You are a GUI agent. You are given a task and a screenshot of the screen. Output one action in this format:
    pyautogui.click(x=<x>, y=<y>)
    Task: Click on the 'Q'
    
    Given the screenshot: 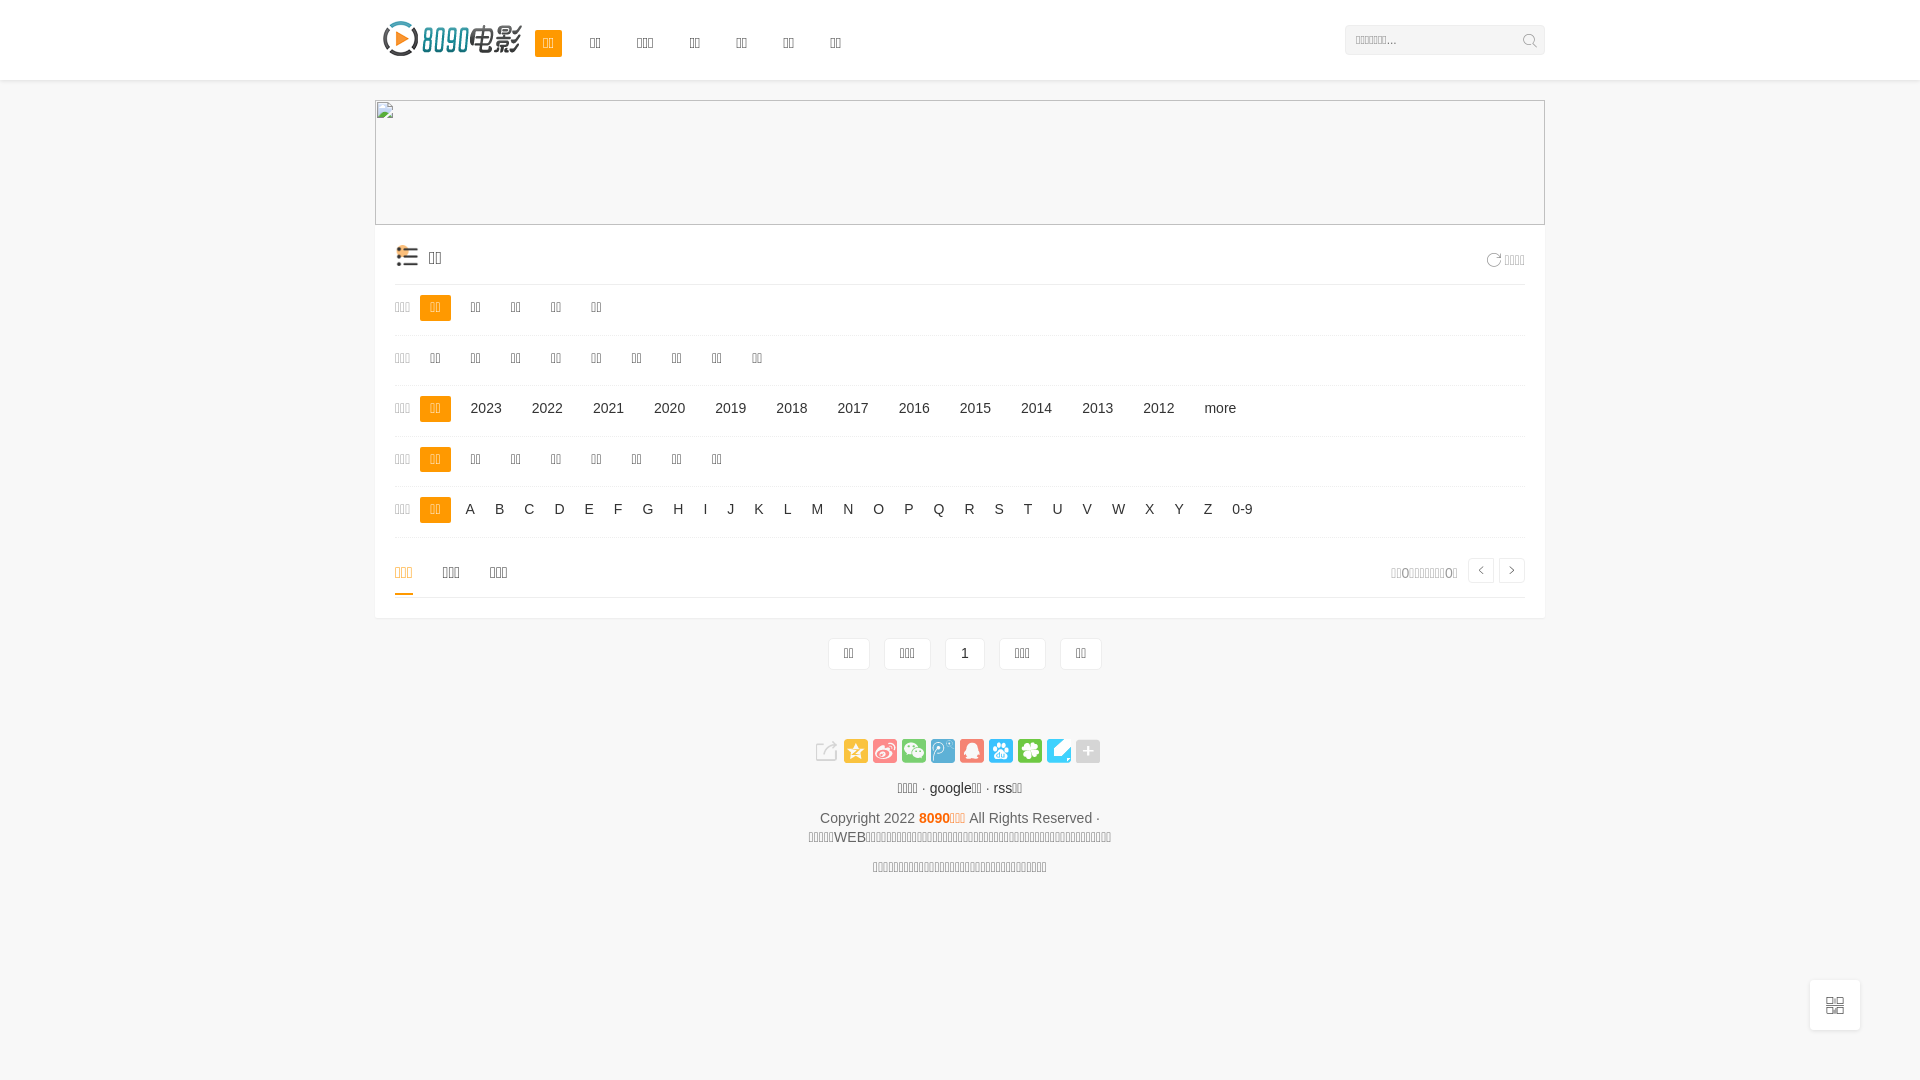 What is the action you would take?
    pyautogui.click(x=937, y=508)
    